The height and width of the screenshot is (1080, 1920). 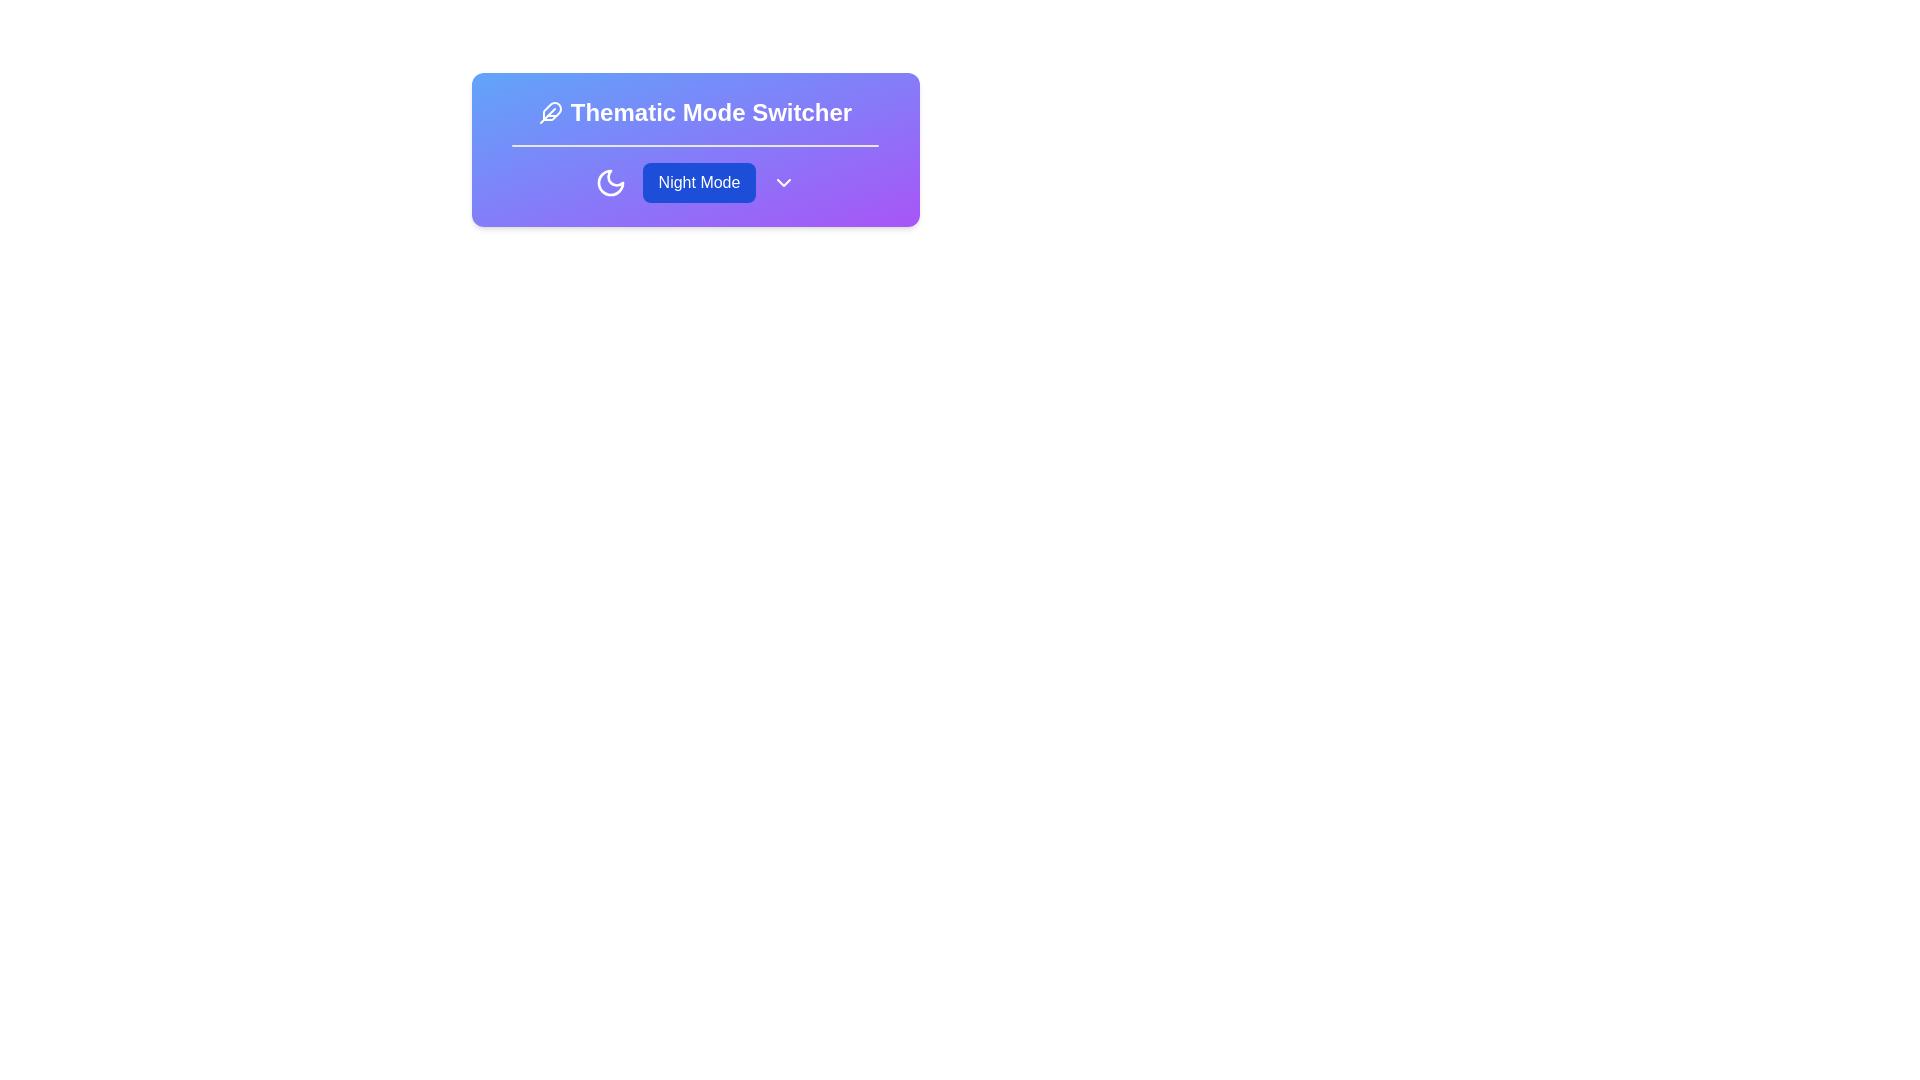 I want to click on the downwards chevron icon located next to the 'Night Mode' button in the top-right section of the interface, so click(x=783, y=182).